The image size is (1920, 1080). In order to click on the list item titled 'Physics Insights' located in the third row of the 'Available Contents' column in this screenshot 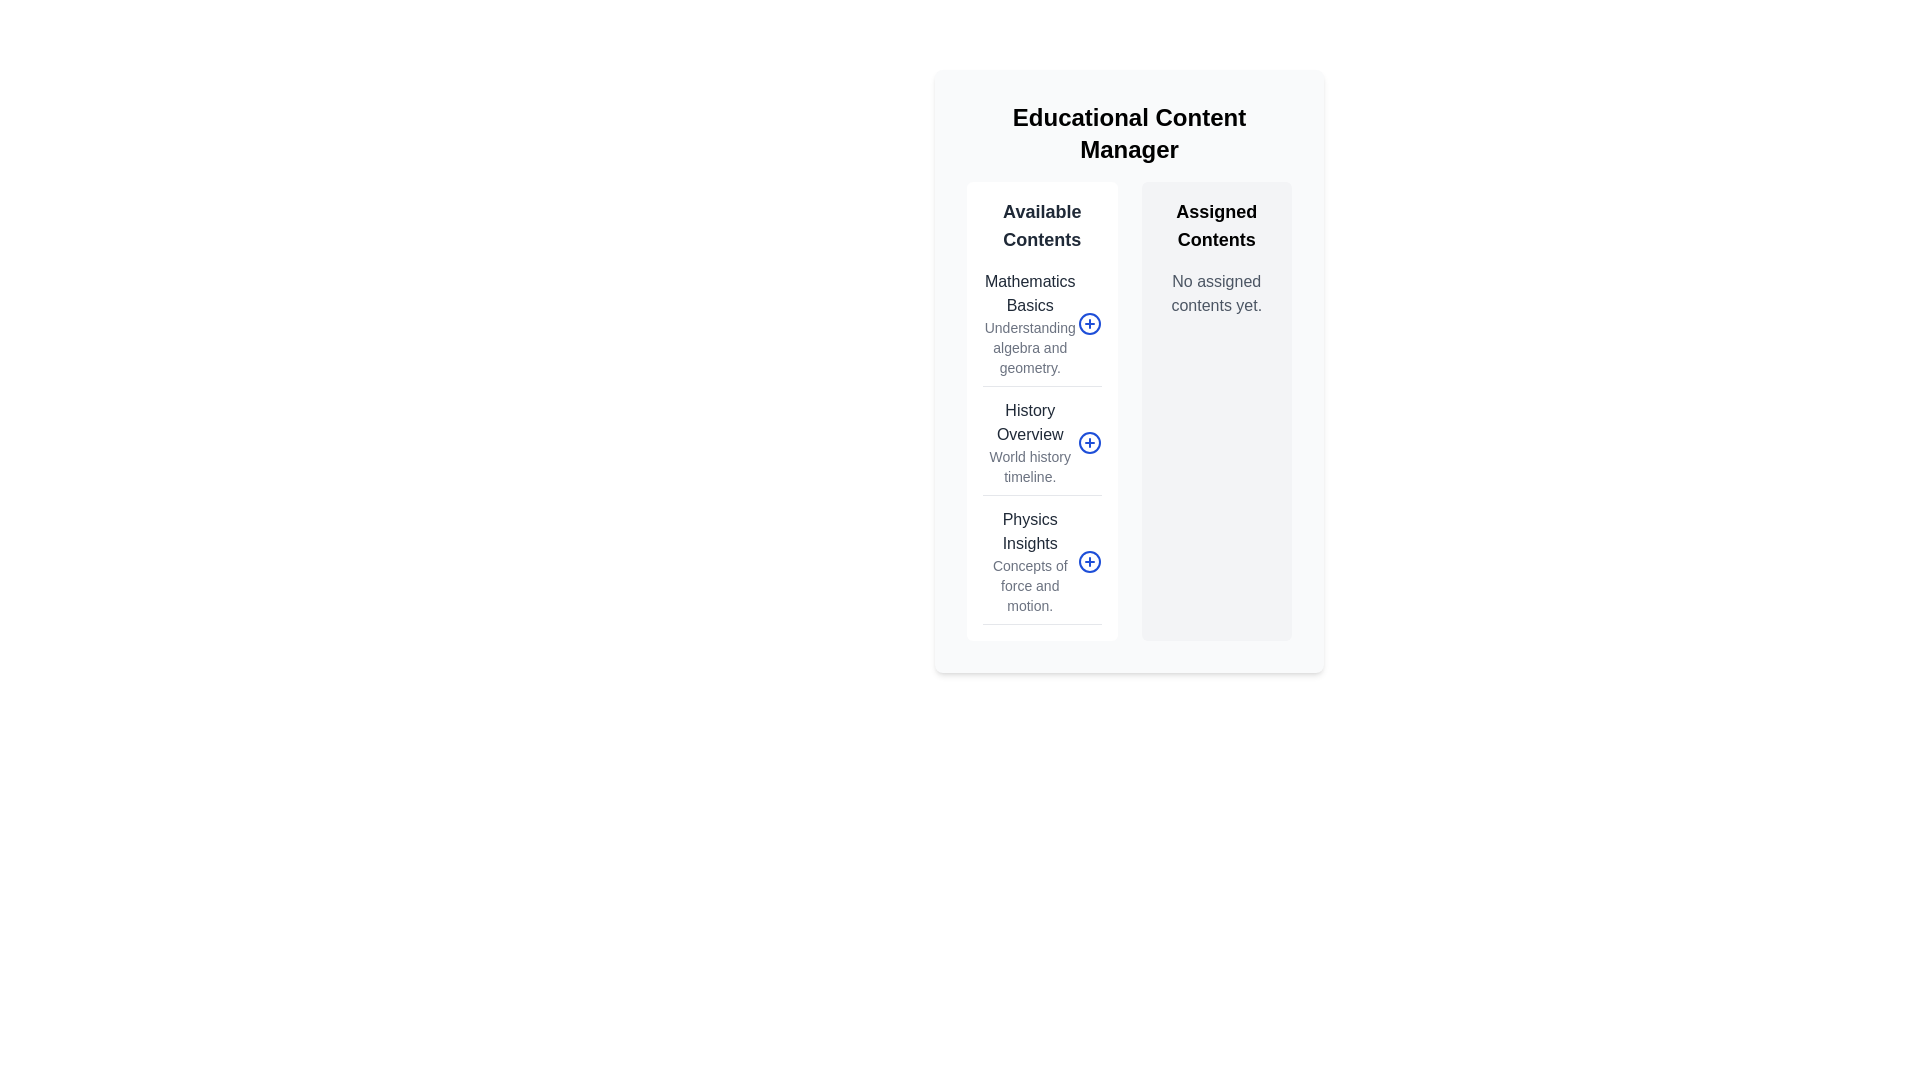, I will do `click(1041, 566)`.